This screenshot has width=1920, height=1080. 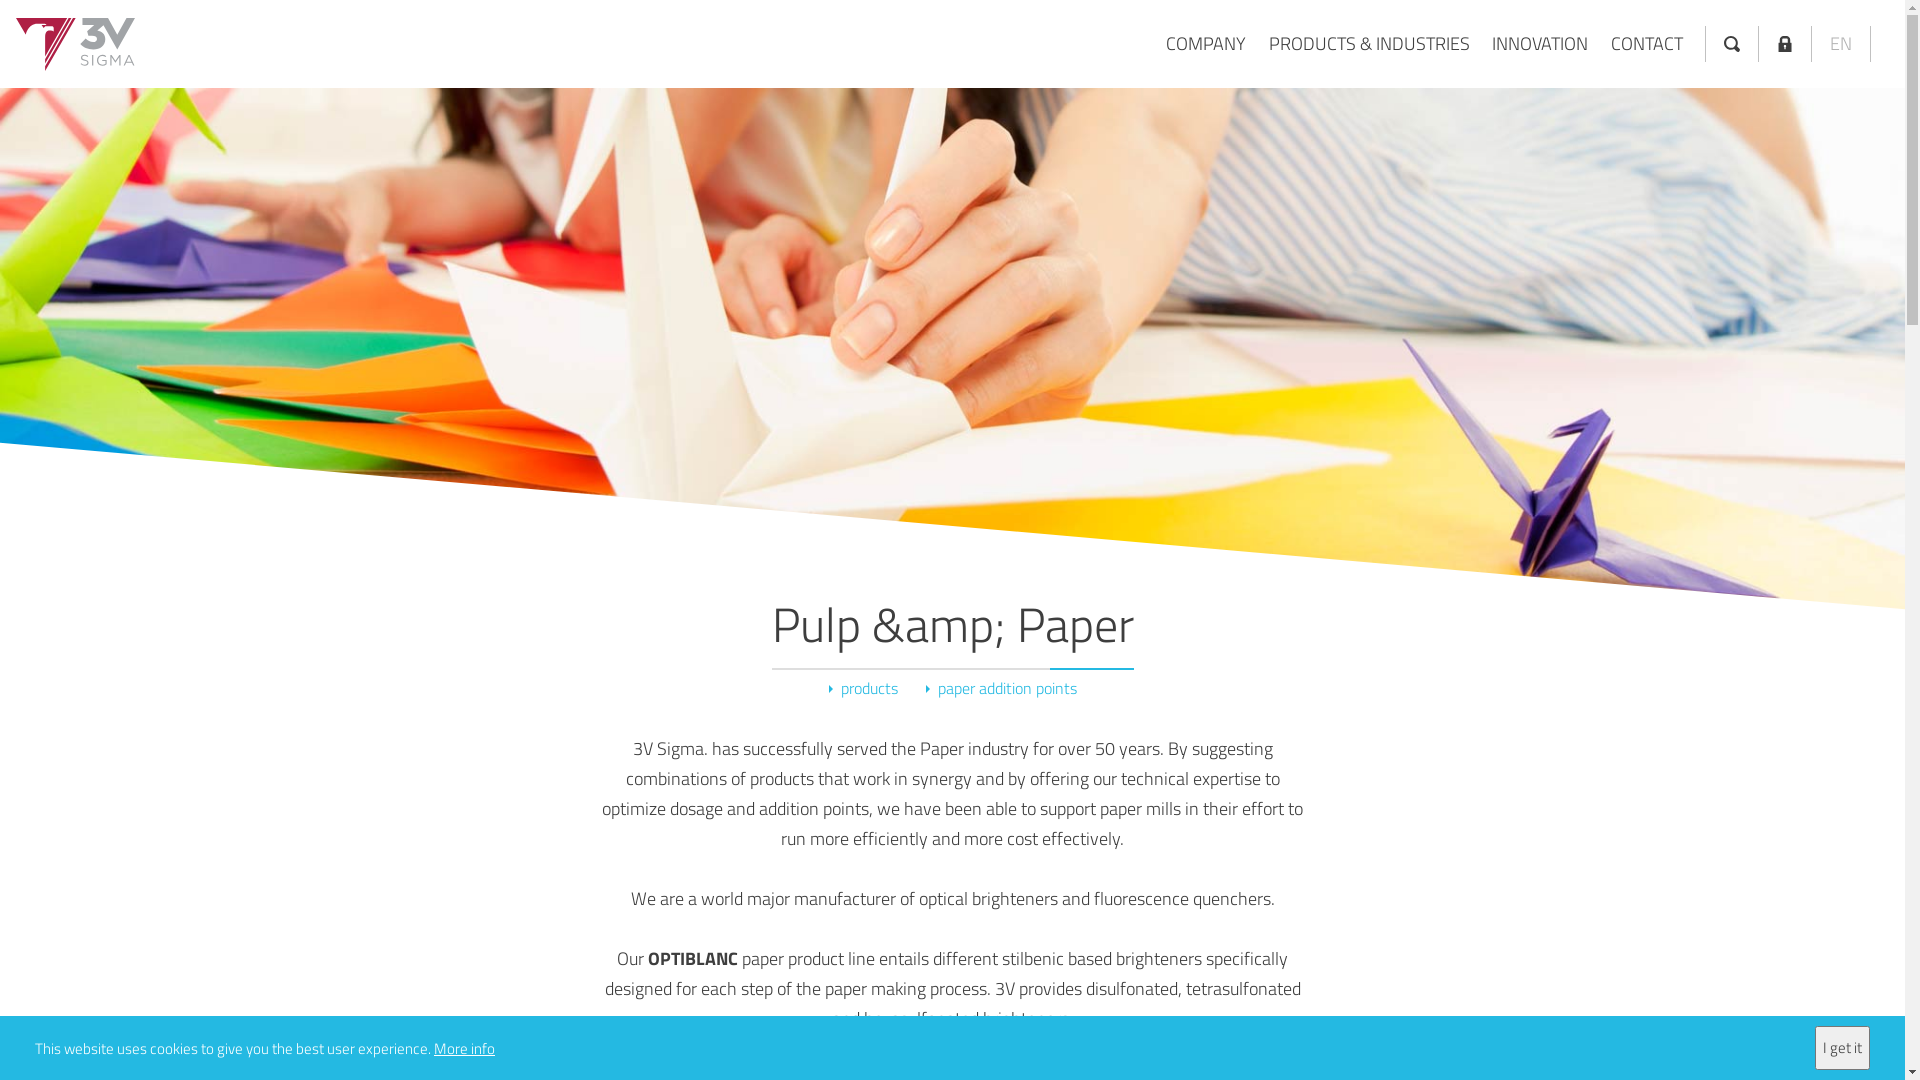 What do you see at coordinates (862, 687) in the screenshot?
I see `'products'` at bounding box center [862, 687].